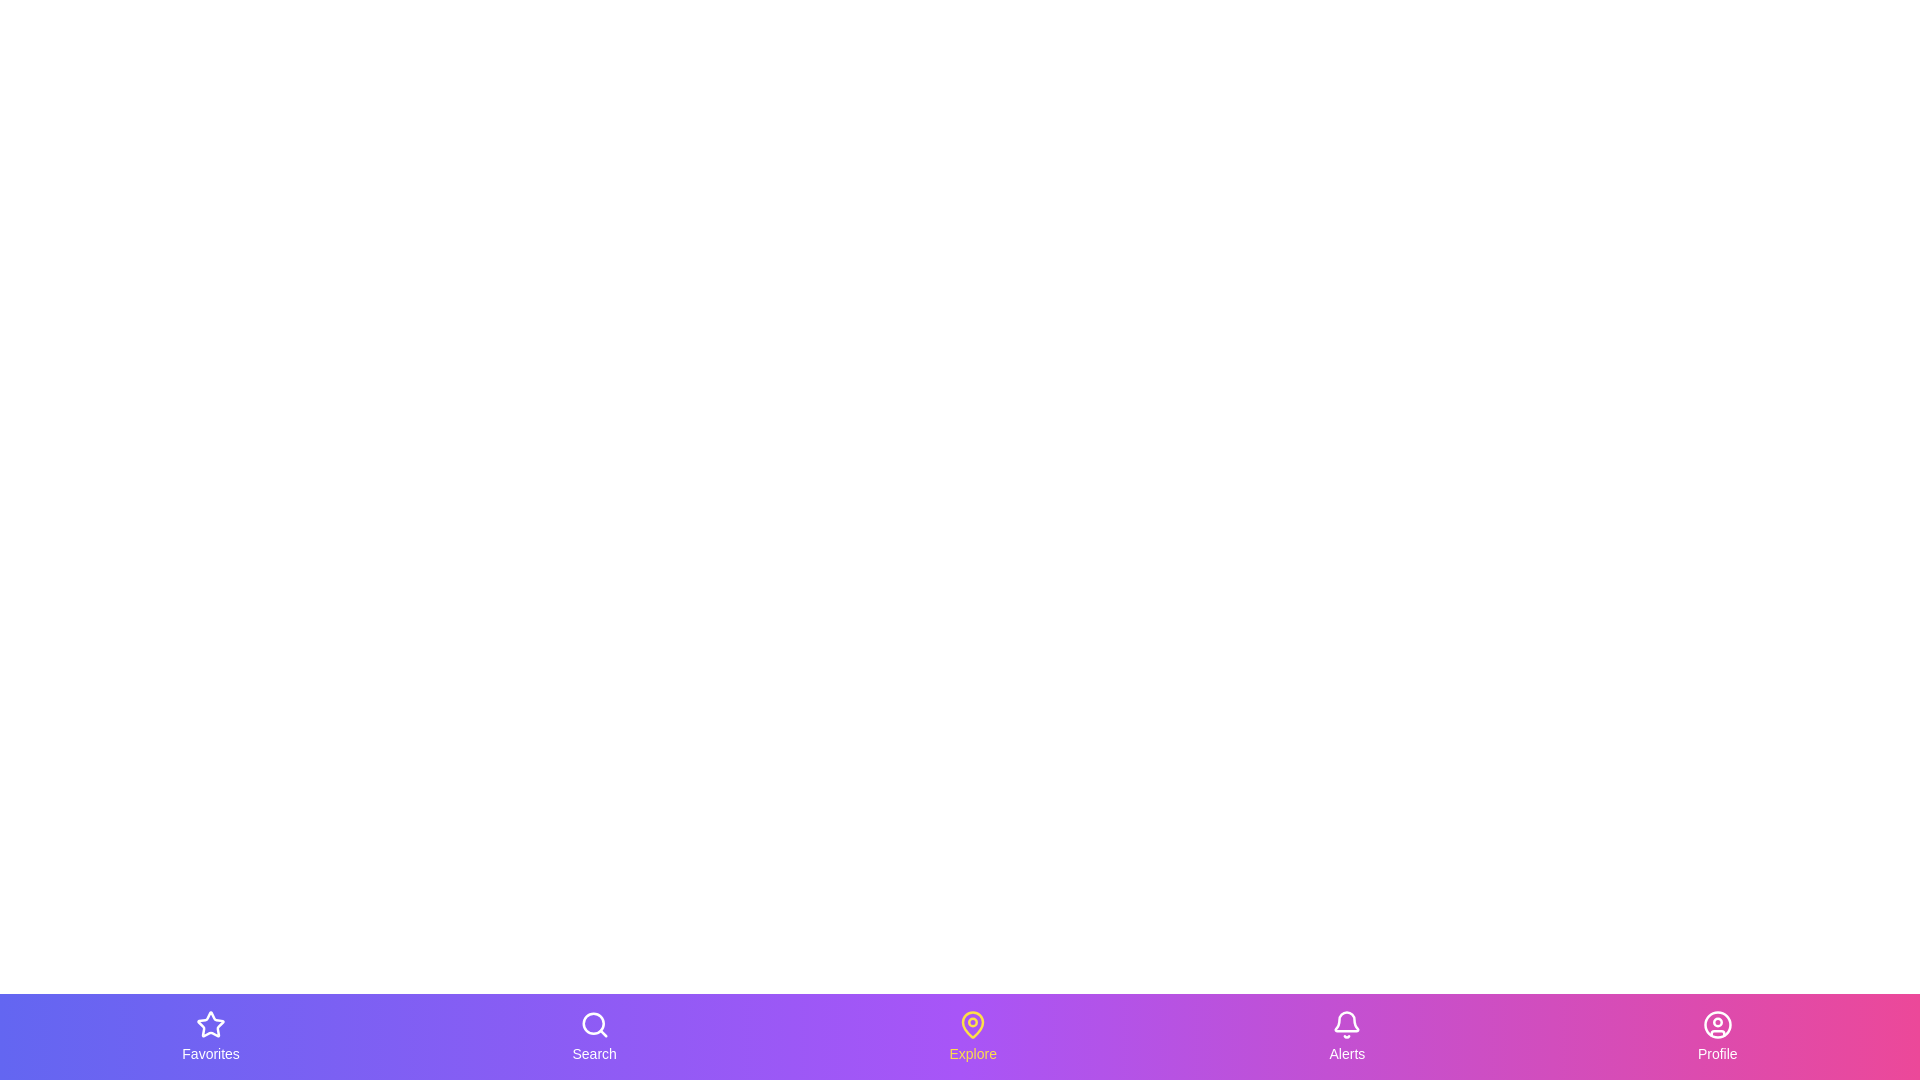 This screenshot has height=1080, width=1920. Describe the element at coordinates (973, 1036) in the screenshot. I see `the Explore tab to activate it` at that location.